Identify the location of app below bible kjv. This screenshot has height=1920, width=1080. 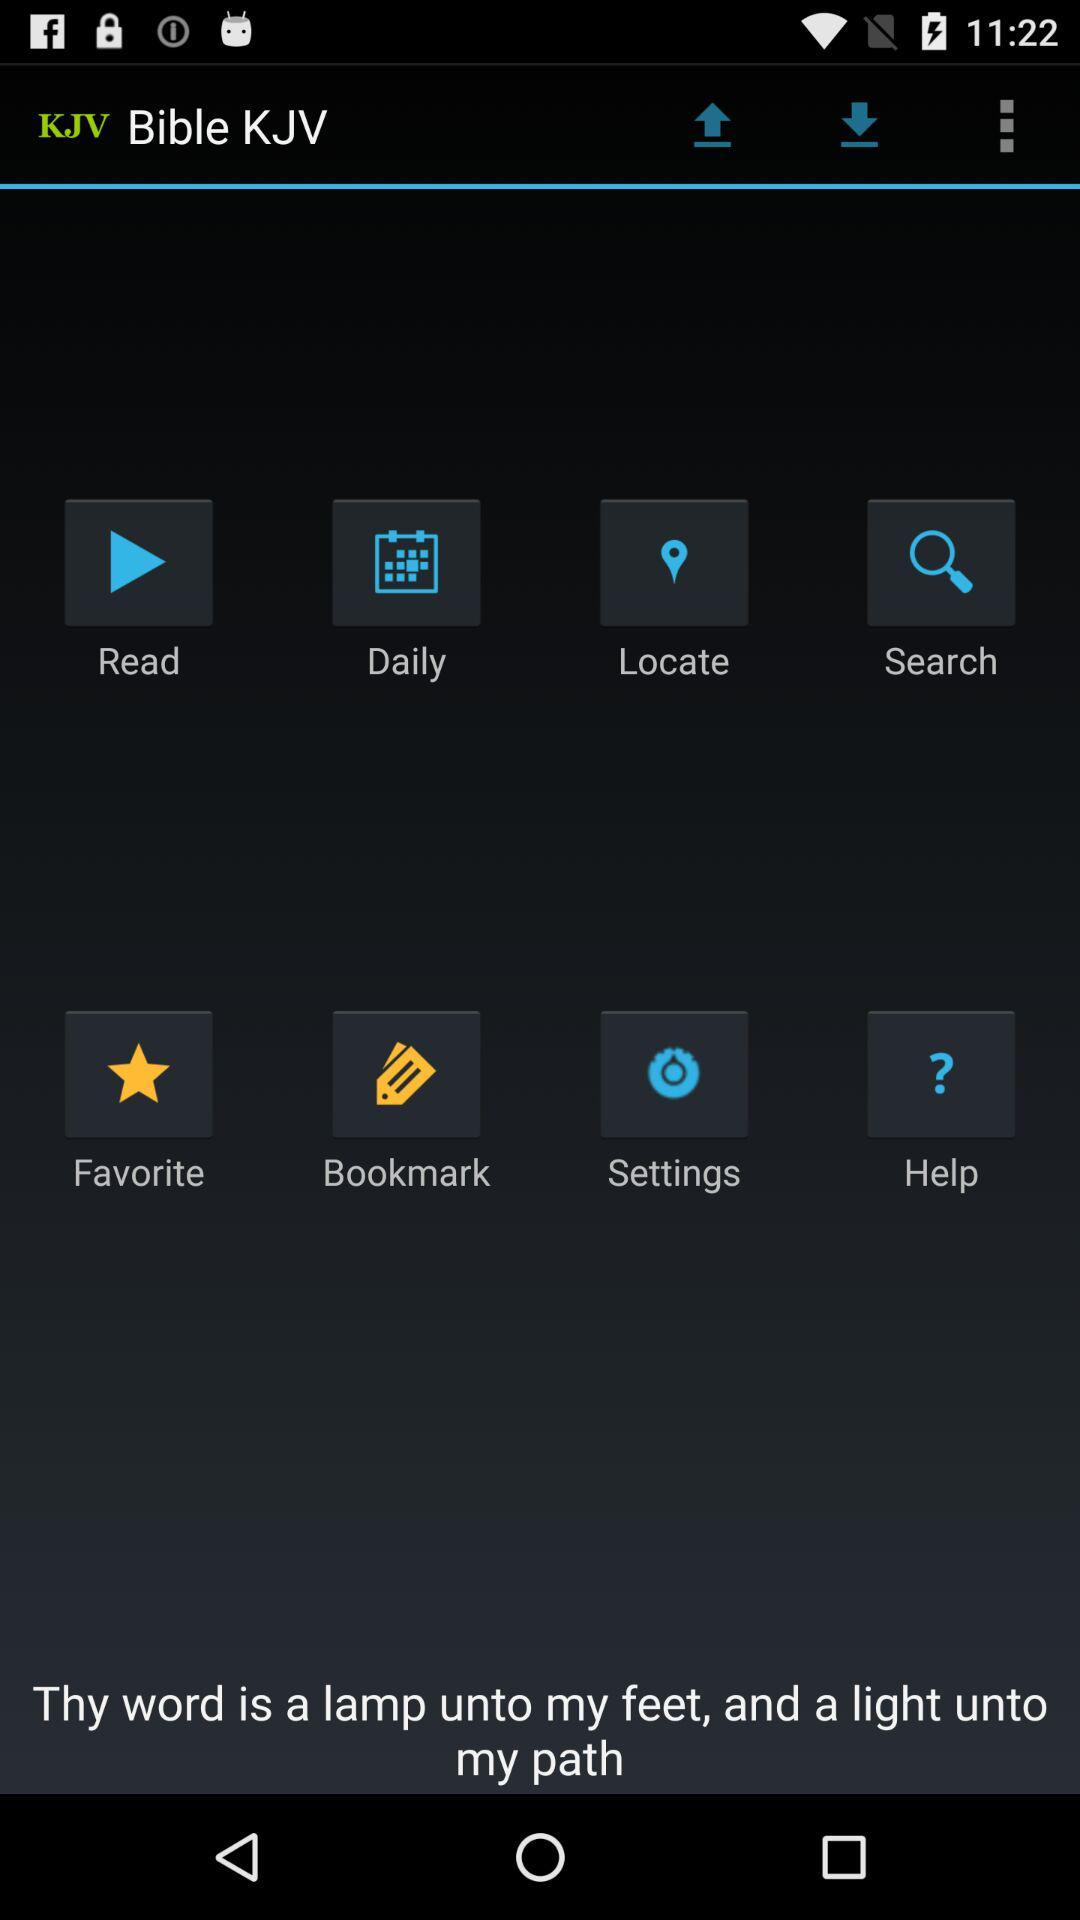
(405, 560).